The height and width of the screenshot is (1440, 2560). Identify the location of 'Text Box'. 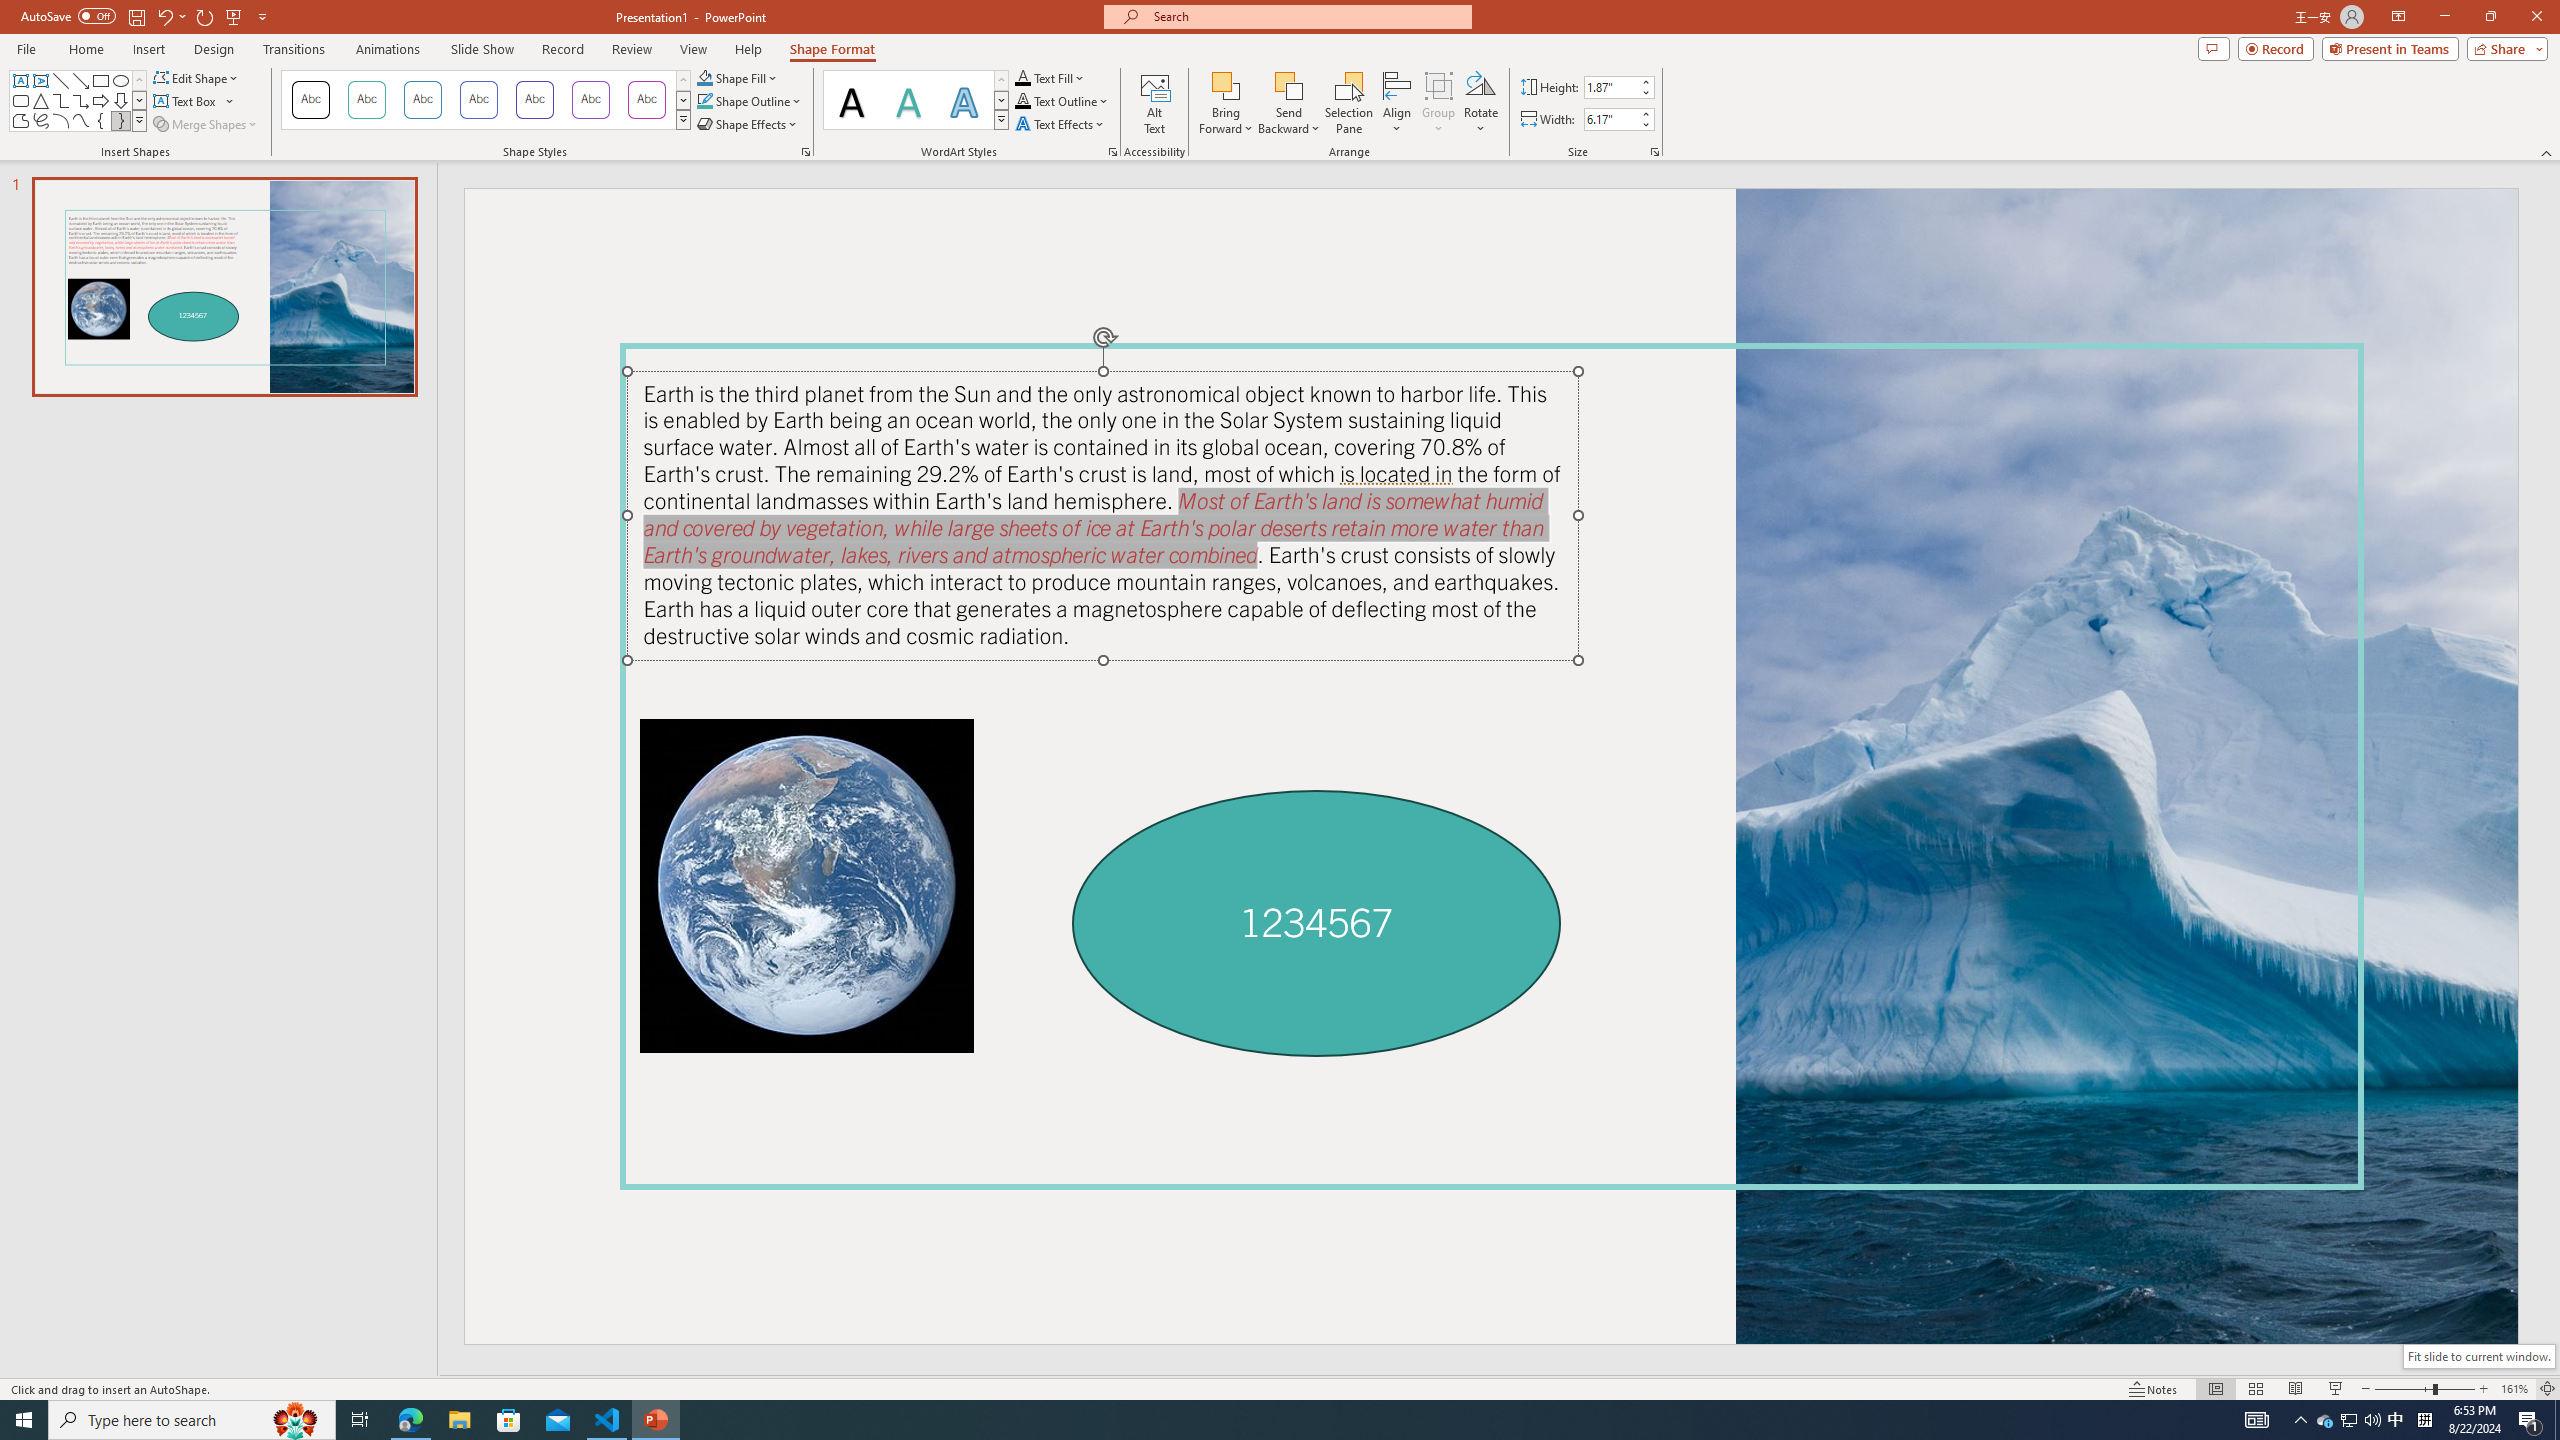
(193, 99).